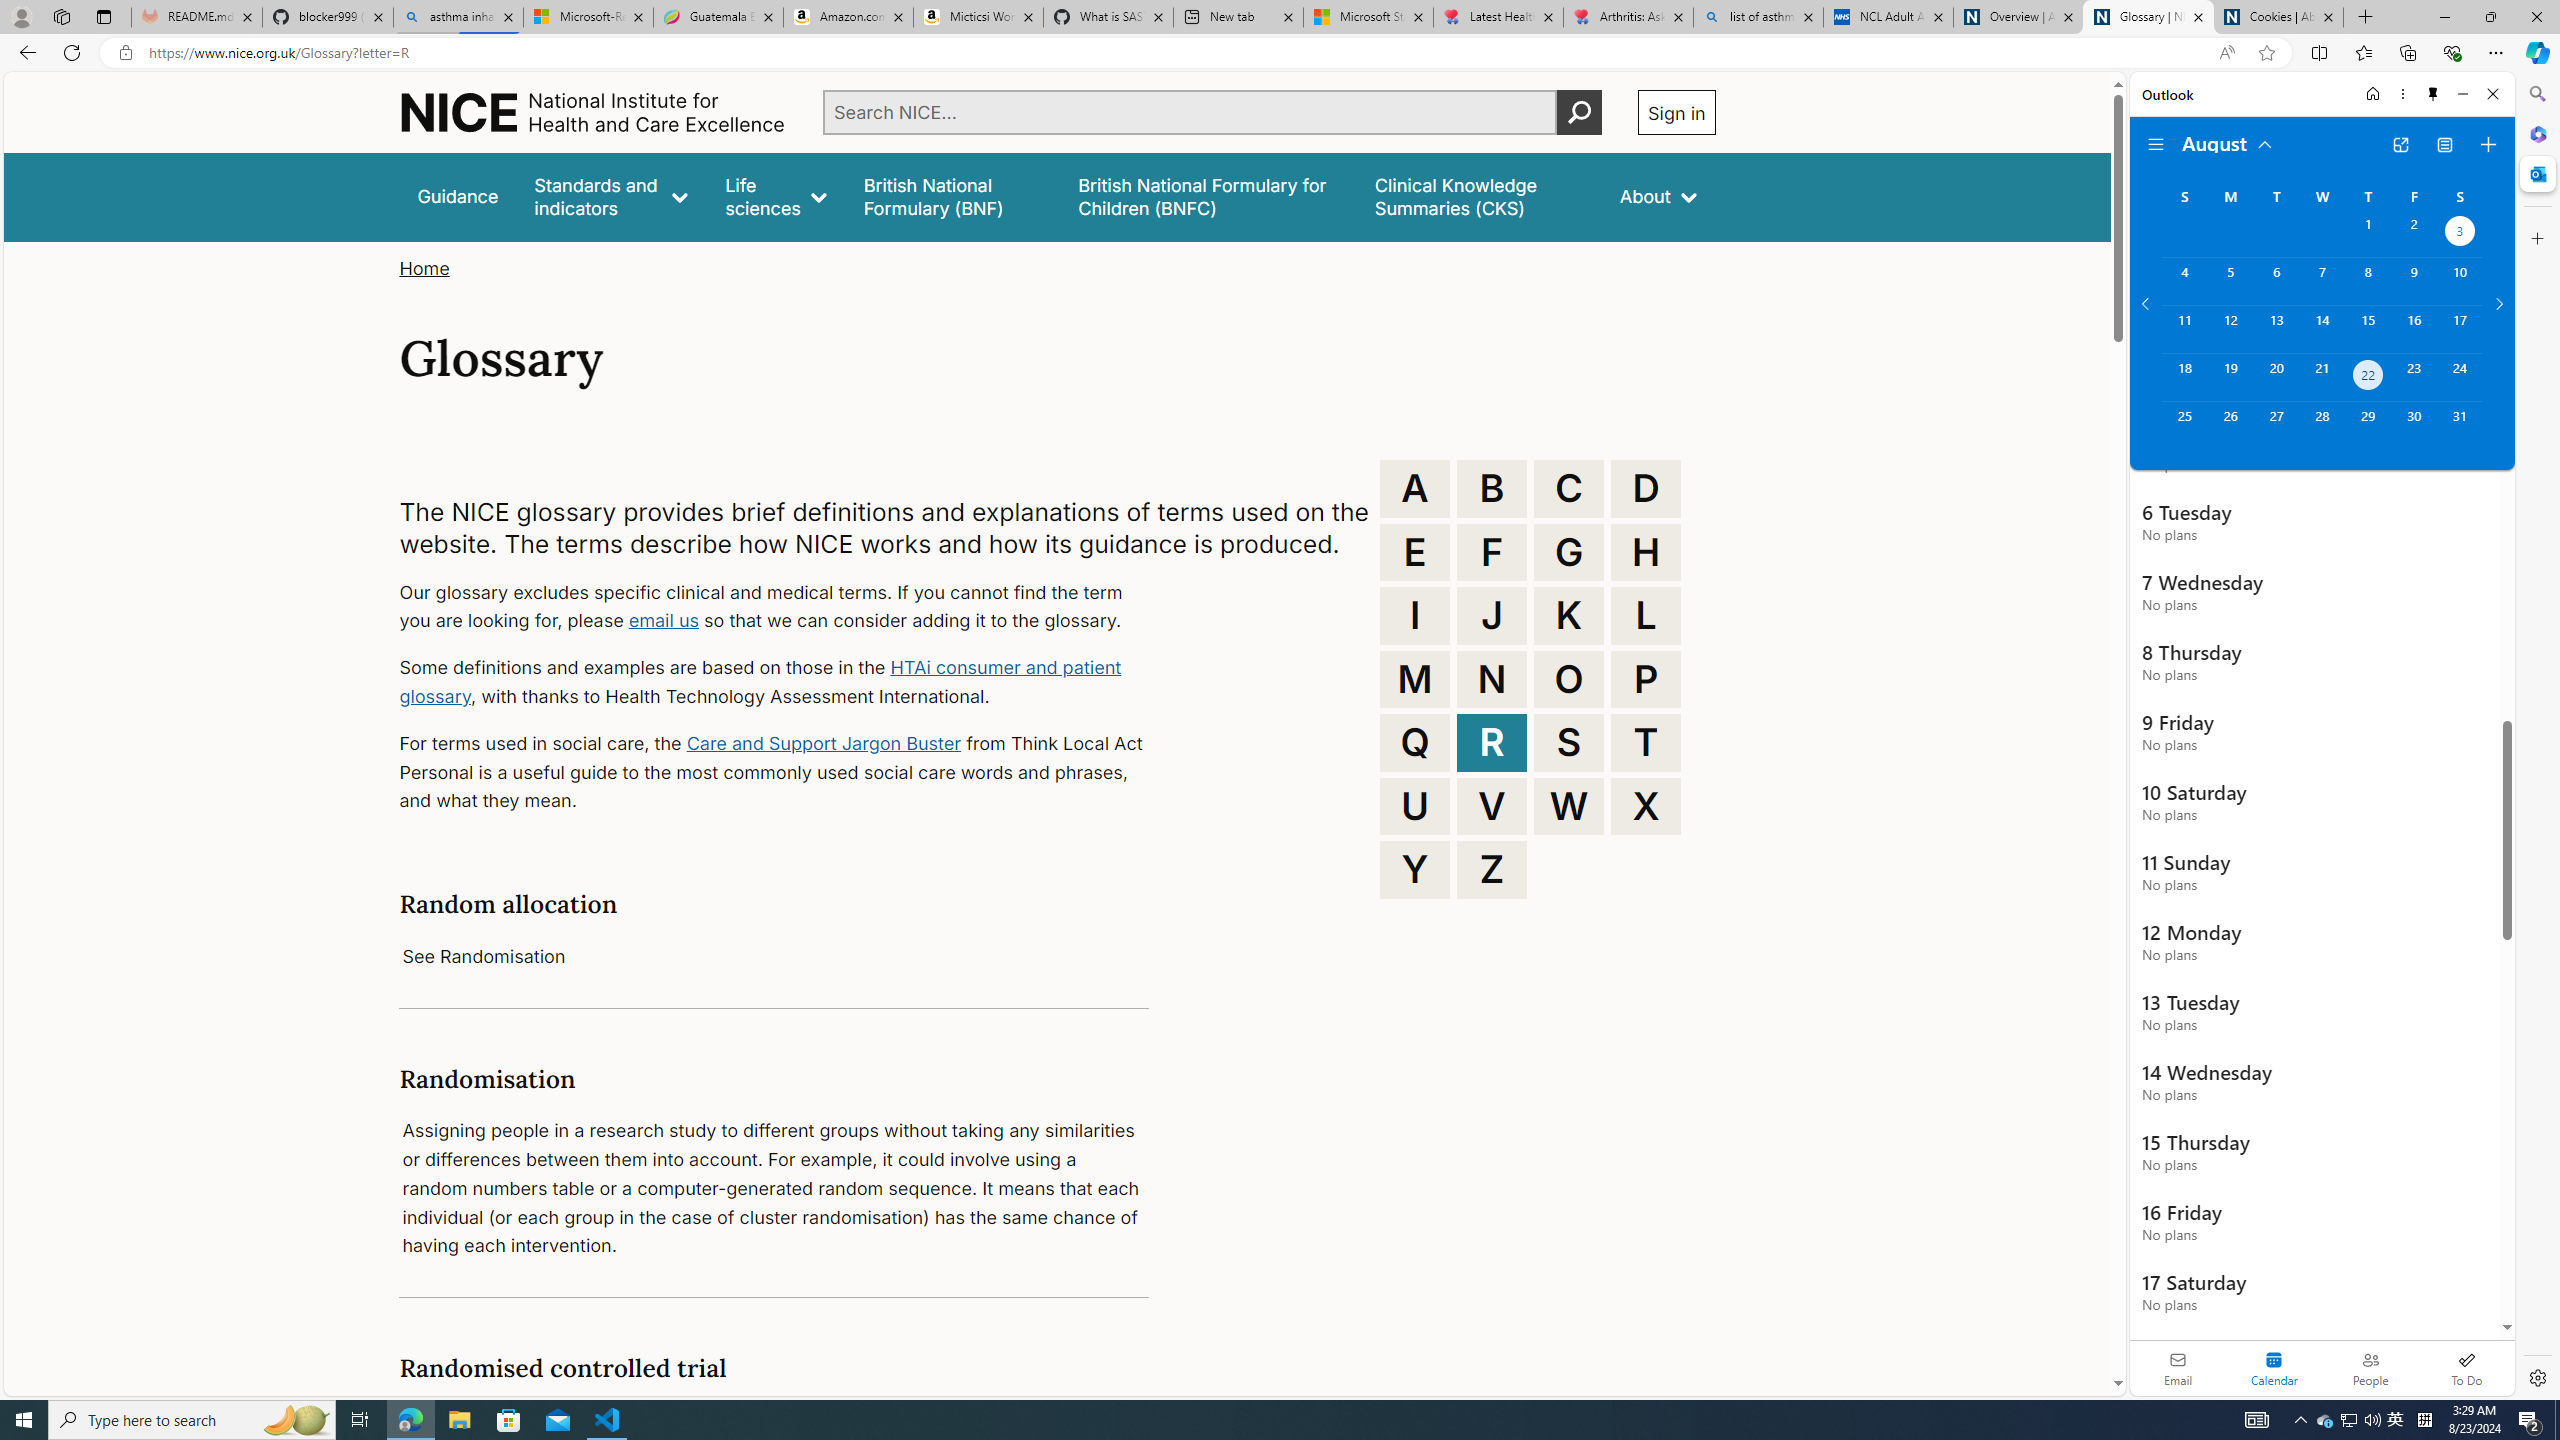  I want to click on 'Tuesday, August 27, 2024. ', so click(2274, 425).